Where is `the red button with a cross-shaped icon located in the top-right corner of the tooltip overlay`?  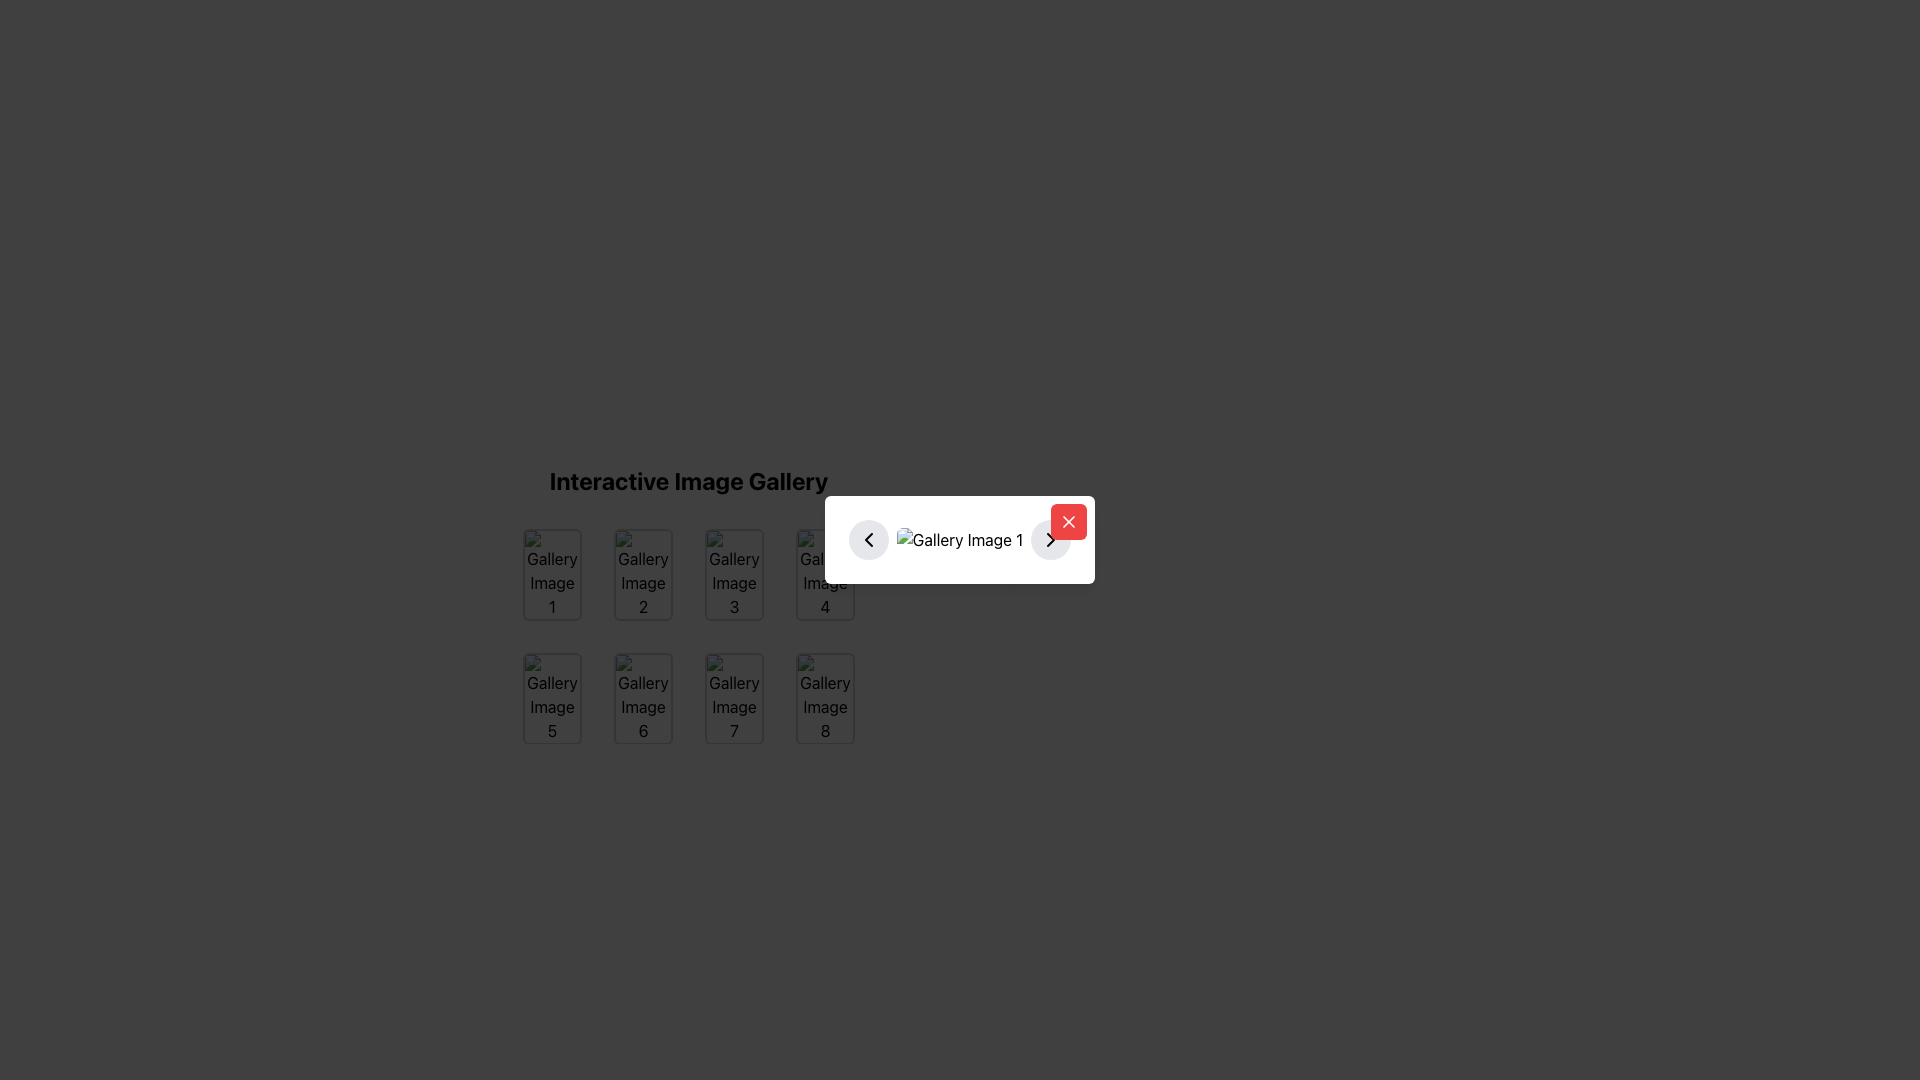
the red button with a cross-shaped icon located in the top-right corner of the tooltip overlay is located at coordinates (1068, 520).